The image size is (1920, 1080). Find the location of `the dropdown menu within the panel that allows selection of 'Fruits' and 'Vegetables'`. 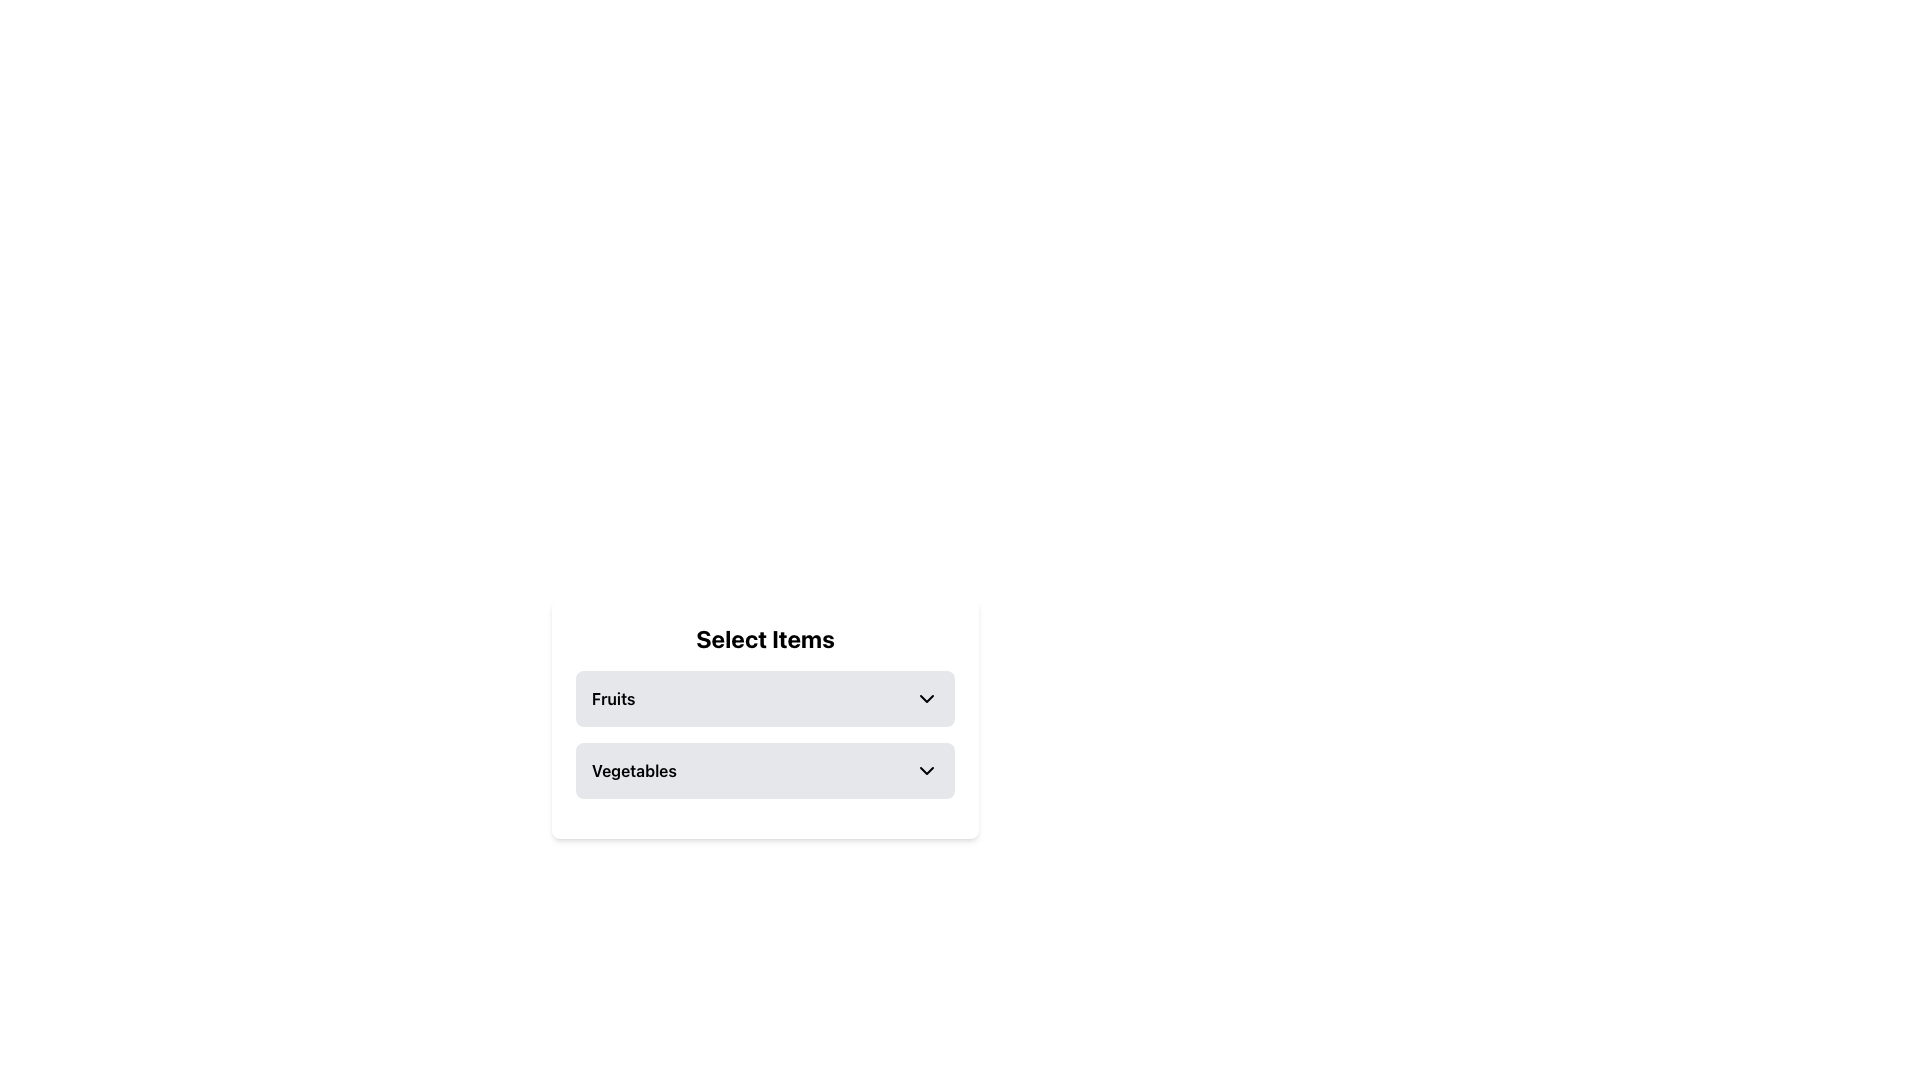

the dropdown menu within the panel that allows selection of 'Fruits' and 'Vegetables' is located at coordinates (764, 717).